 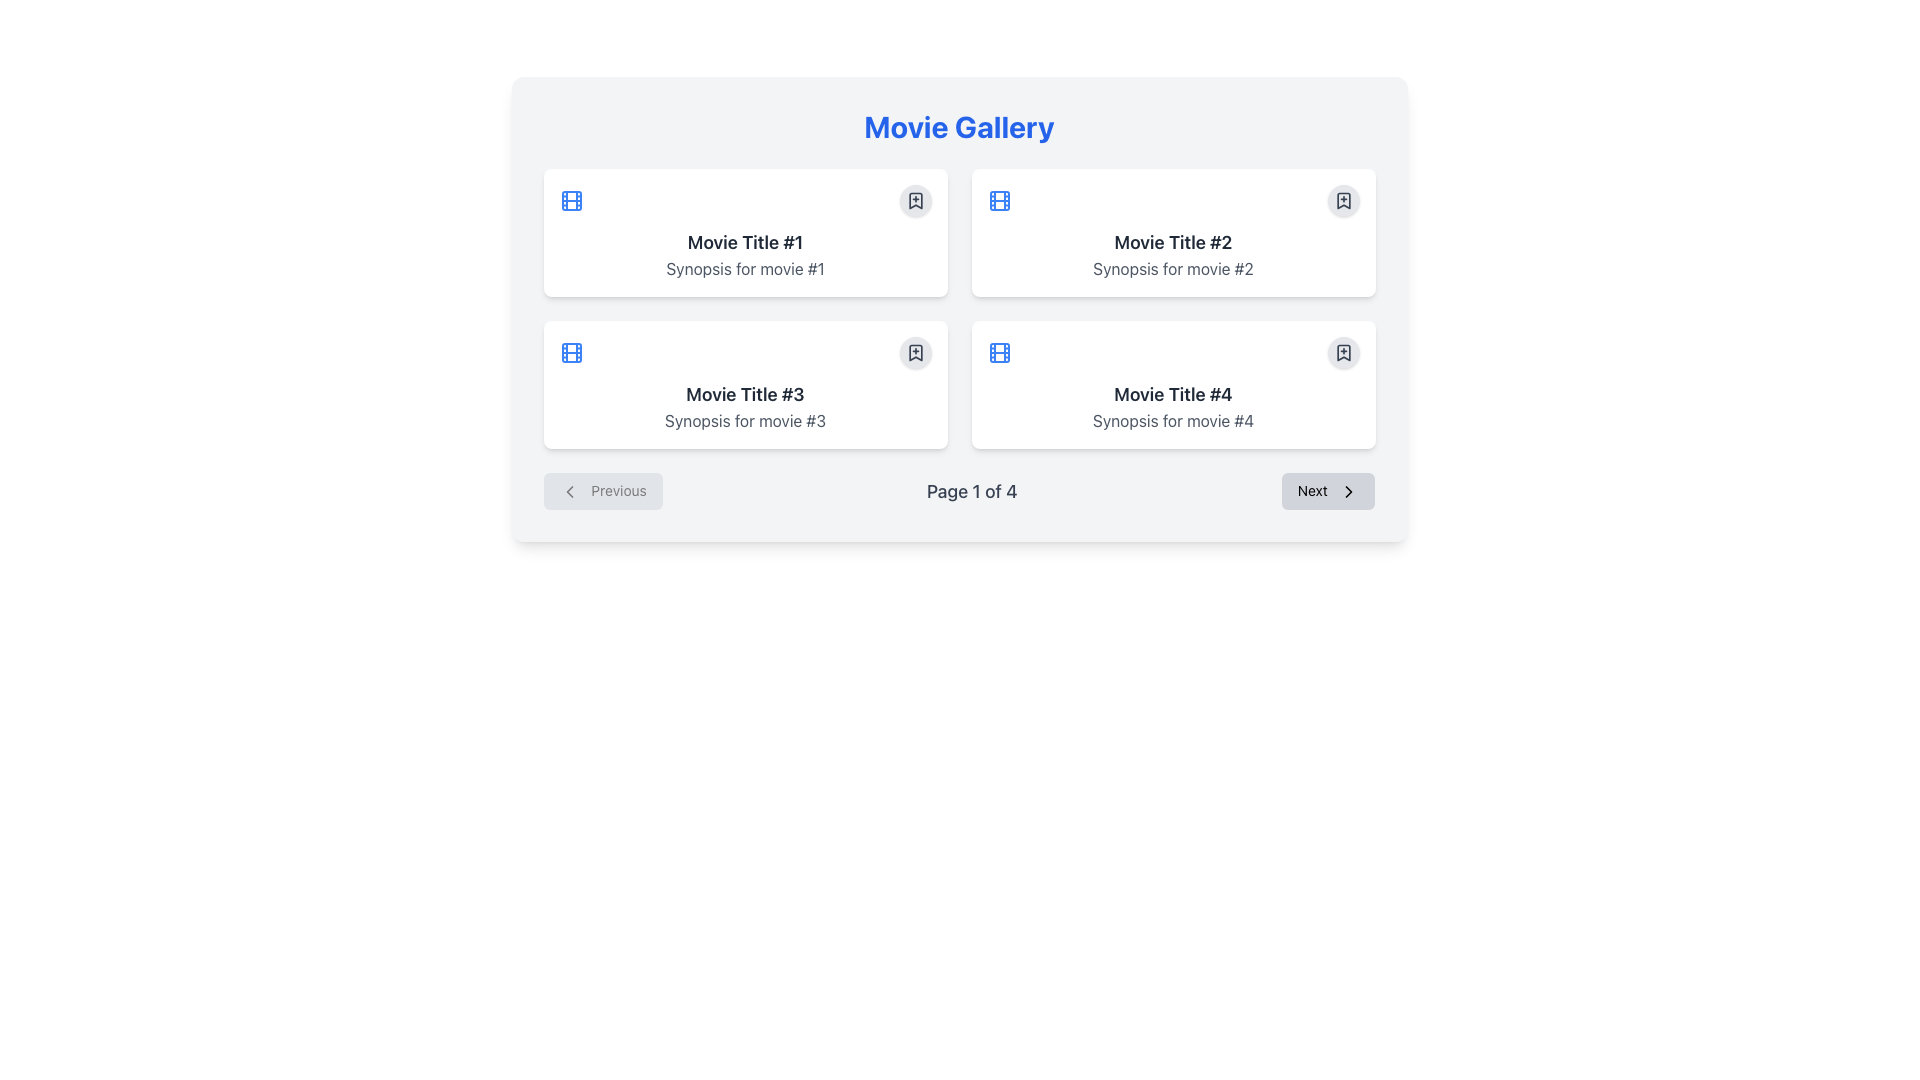 I want to click on the 'Previous' button which contains a leftward-pointing chevron icon for navigation, so click(x=568, y=492).